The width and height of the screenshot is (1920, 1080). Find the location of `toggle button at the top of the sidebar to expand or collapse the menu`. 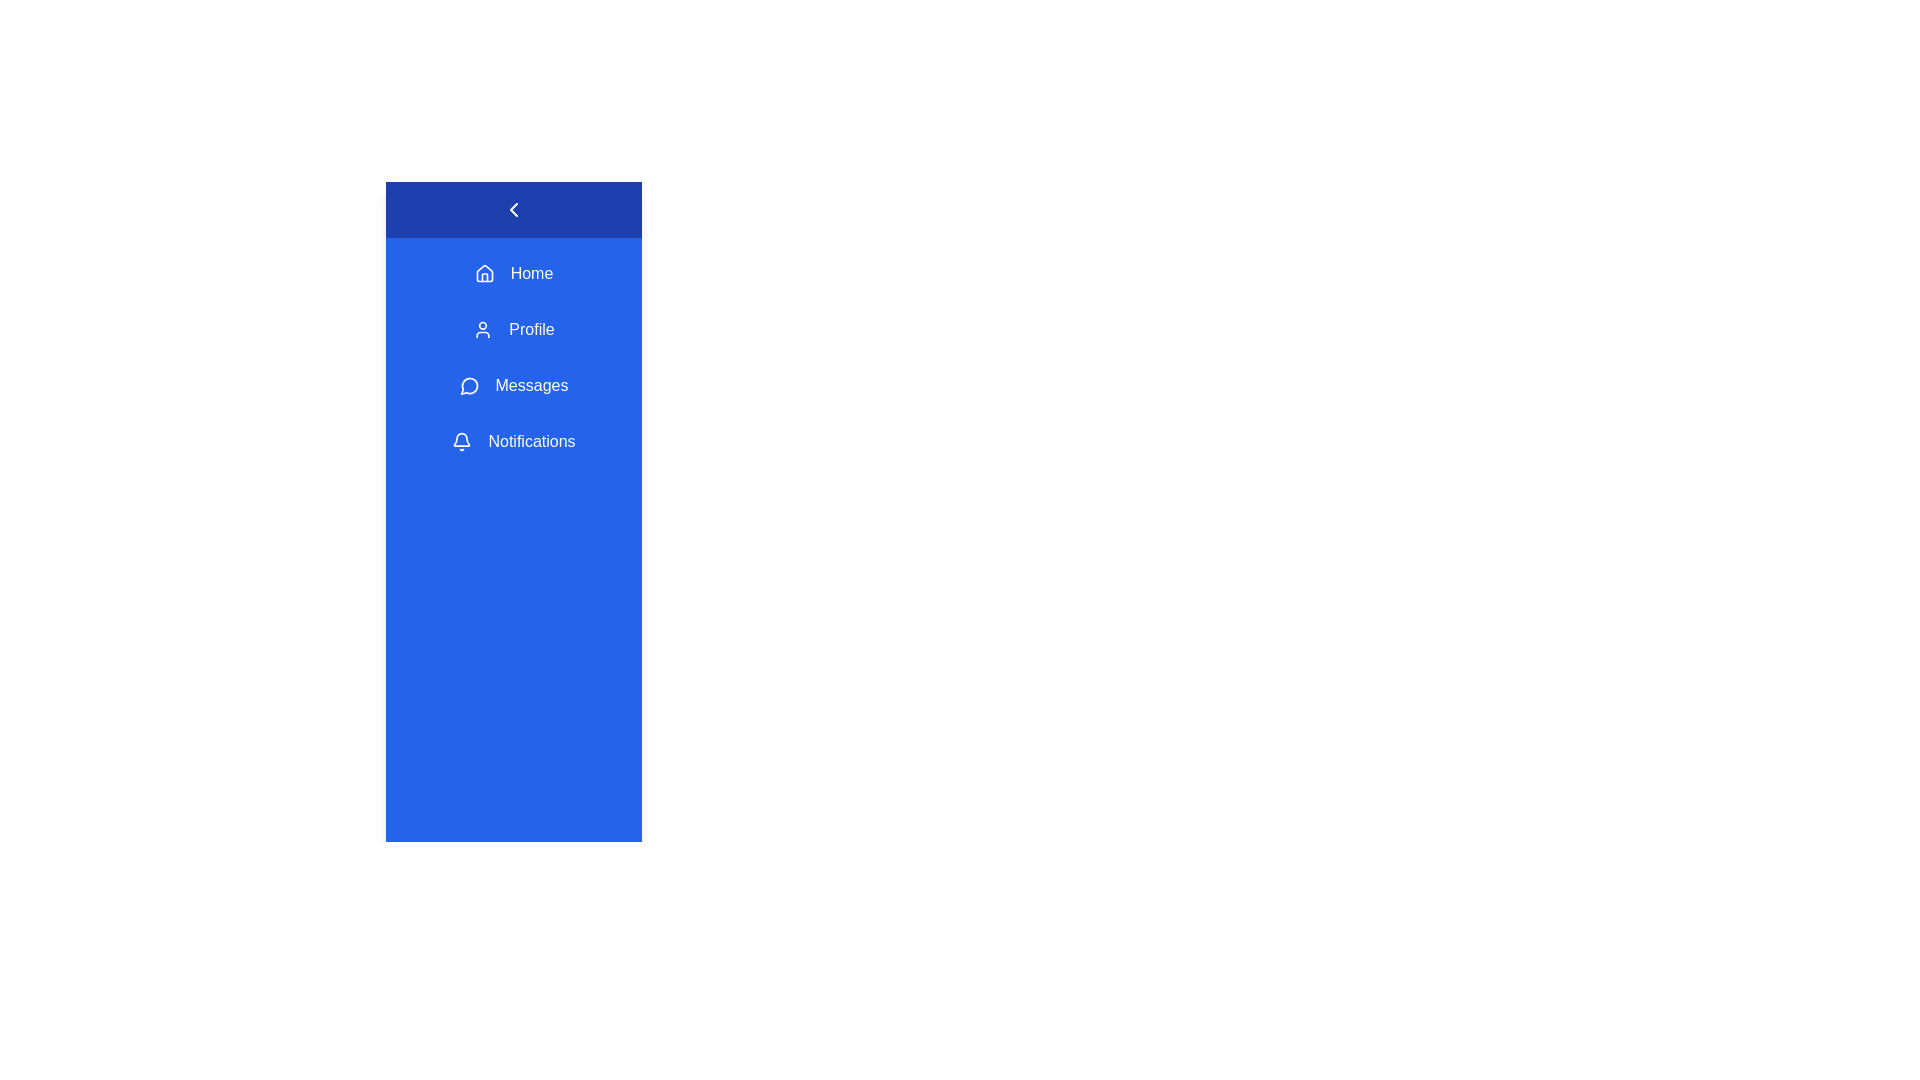

toggle button at the top of the sidebar to expand or collapse the menu is located at coordinates (513, 209).